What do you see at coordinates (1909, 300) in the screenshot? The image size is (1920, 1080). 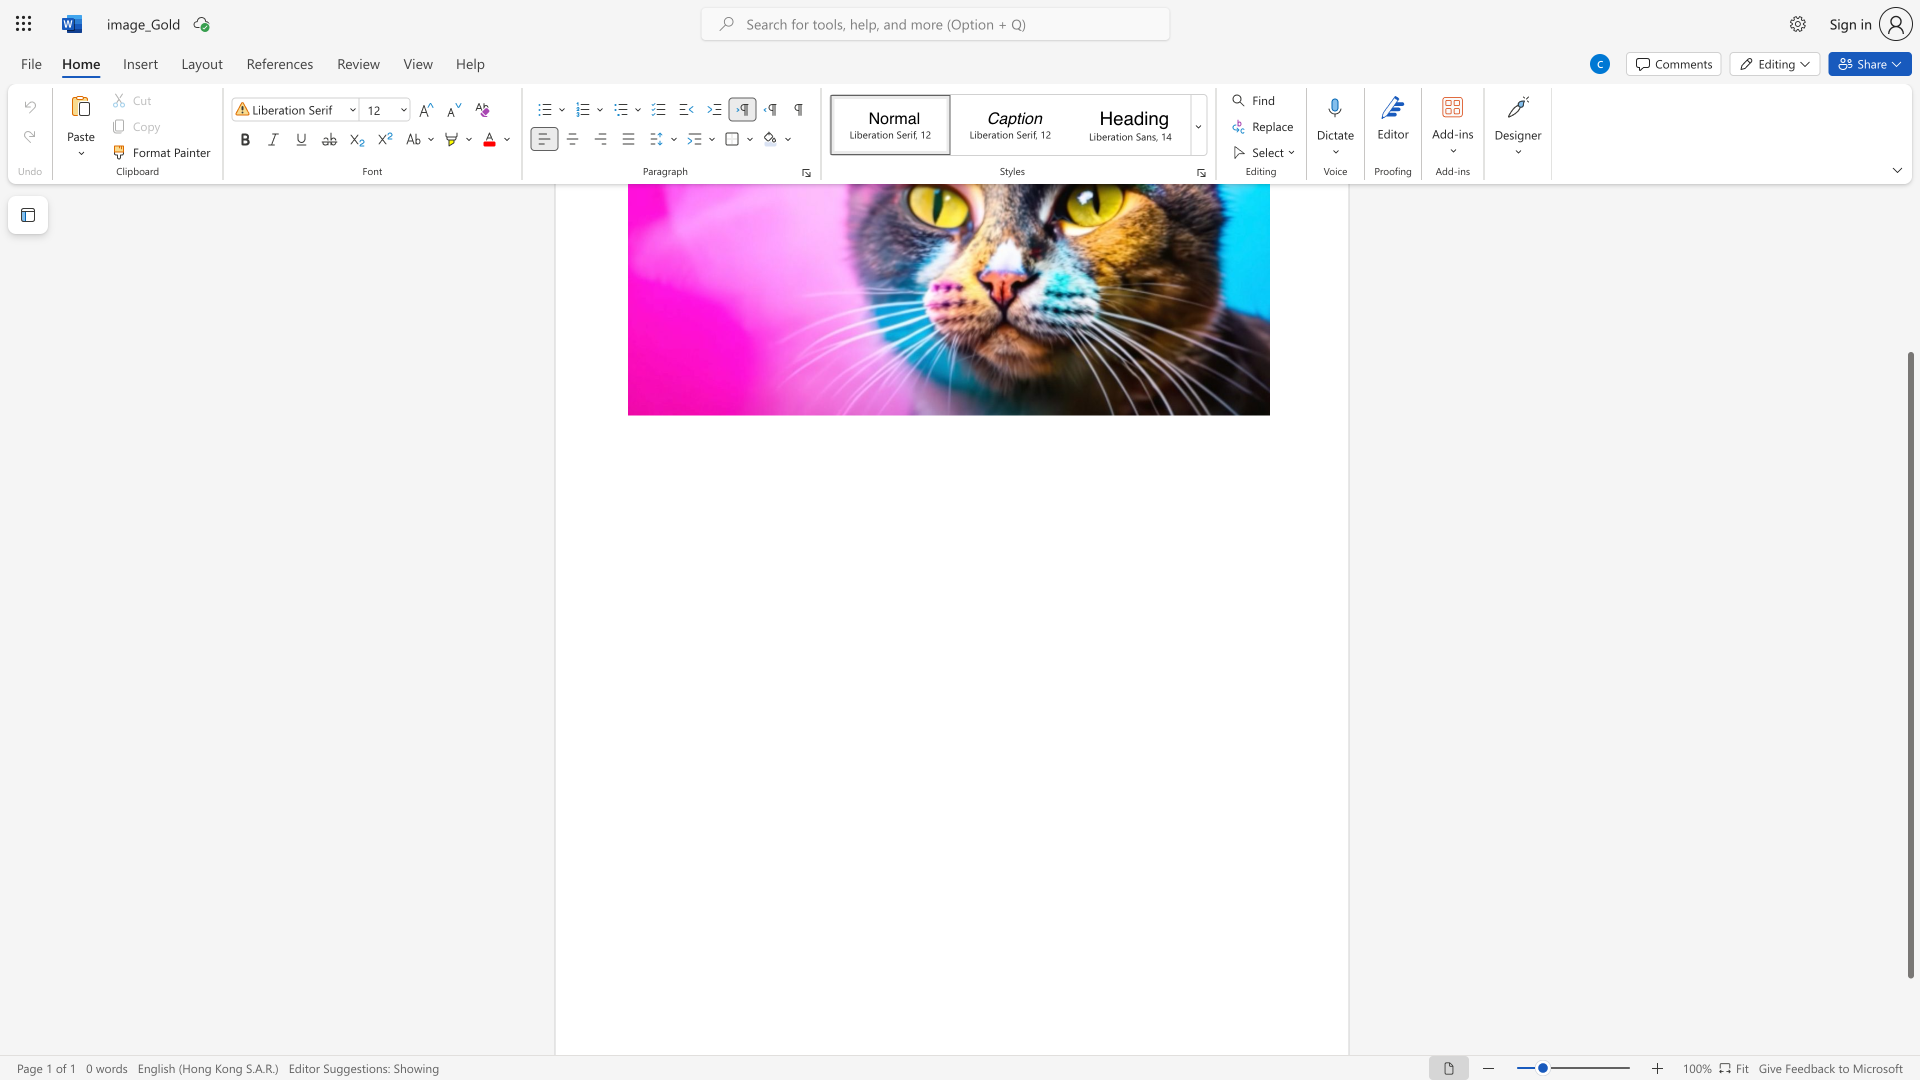 I see `the scrollbar on the right to move the page upward` at bounding box center [1909, 300].